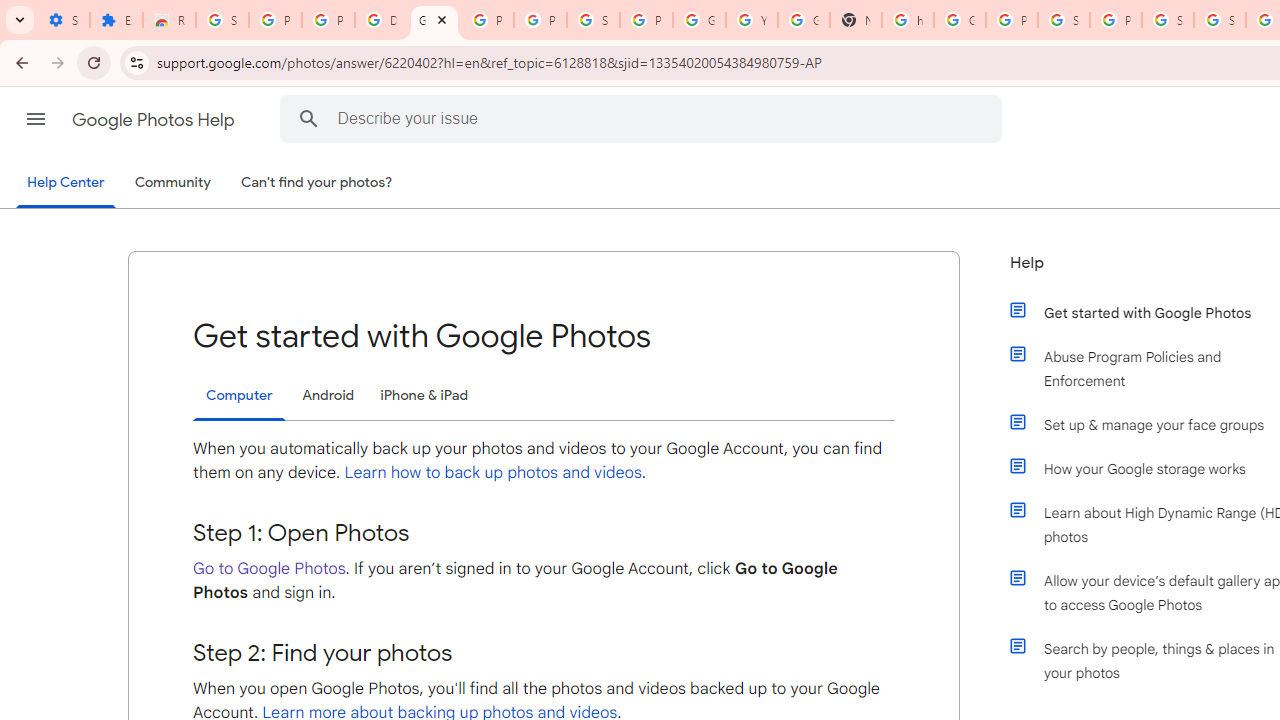  What do you see at coordinates (423, 395) in the screenshot?
I see `'iPhone & iPad'` at bounding box center [423, 395].